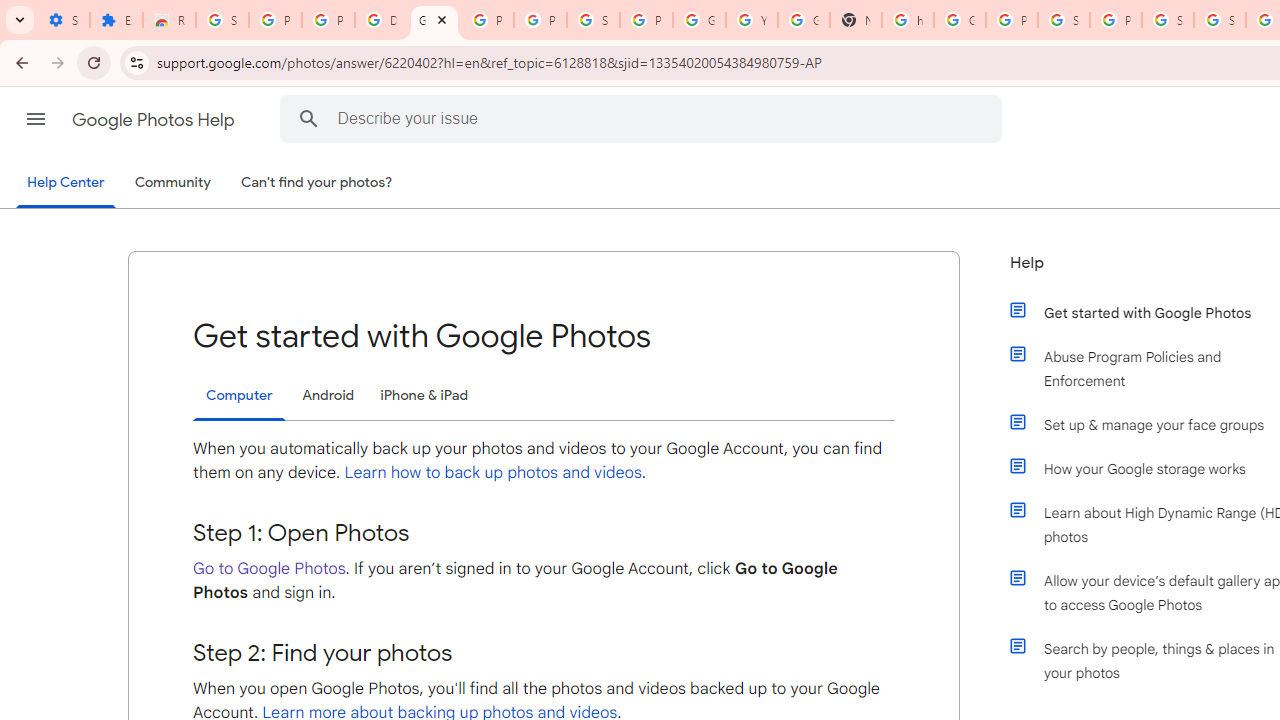  What do you see at coordinates (423, 395) in the screenshot?
I see `'iPhone & iPad'` at bounding box center [423, 395].